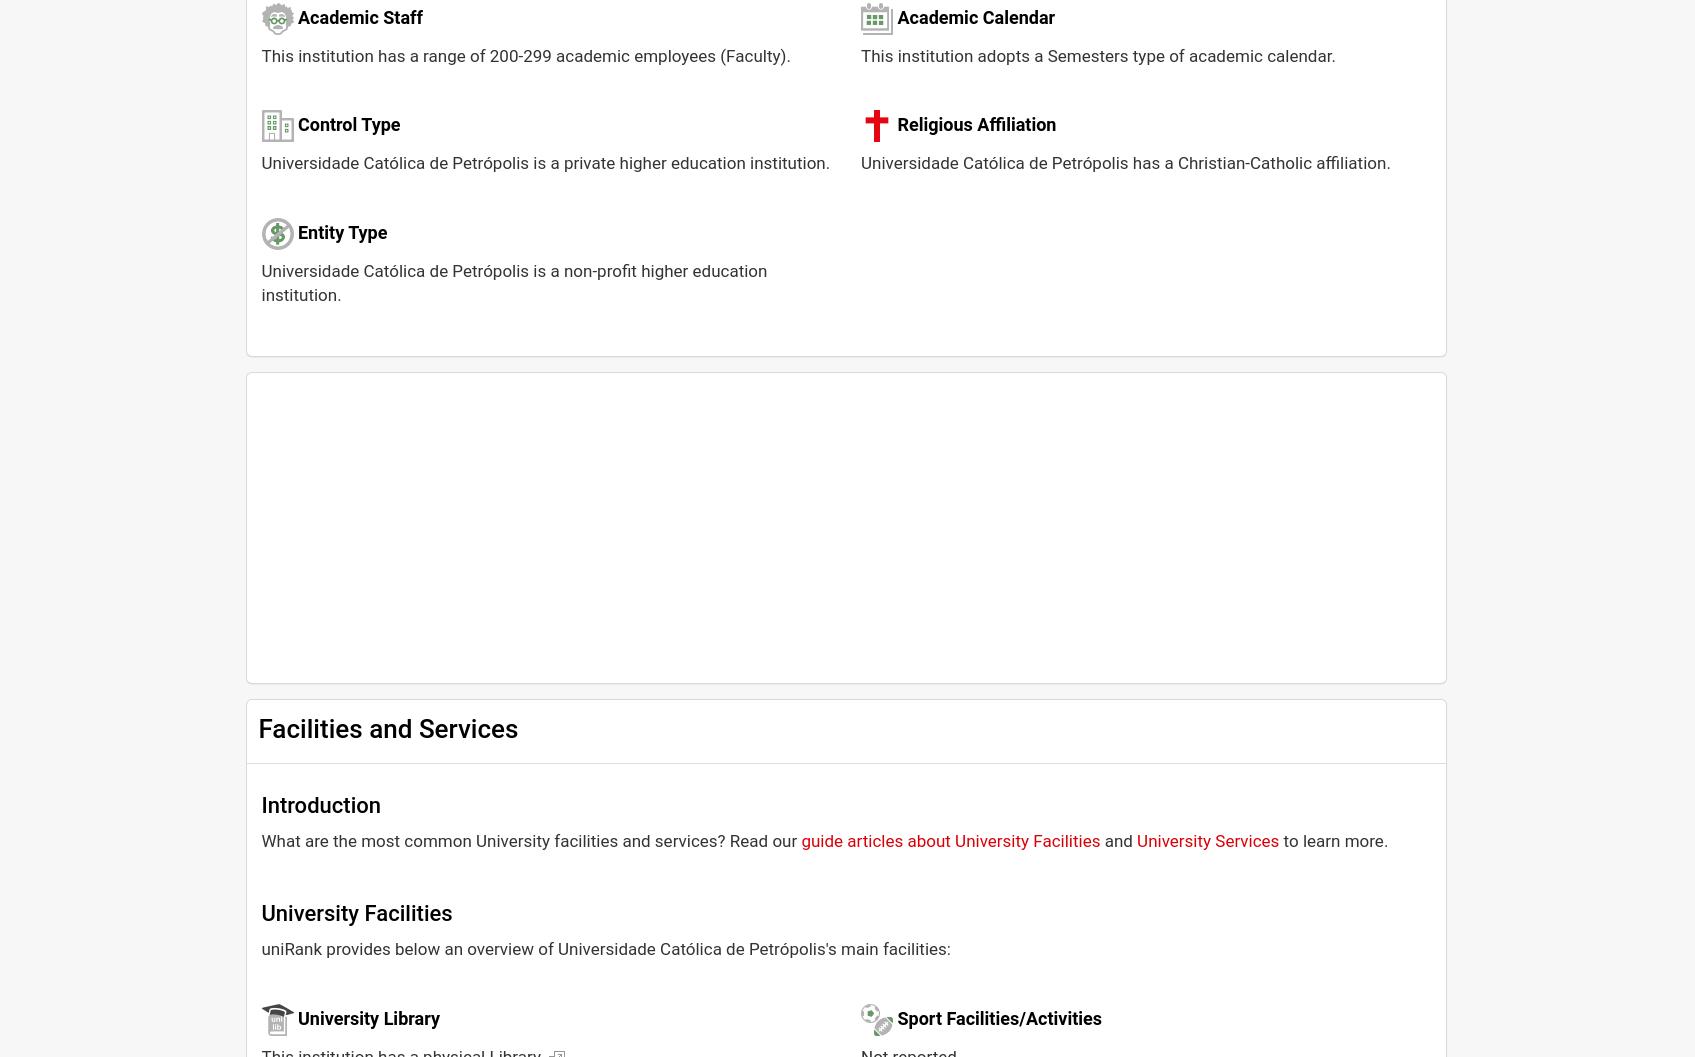  I want to click on 'Academic Staff', so click(296, 16).